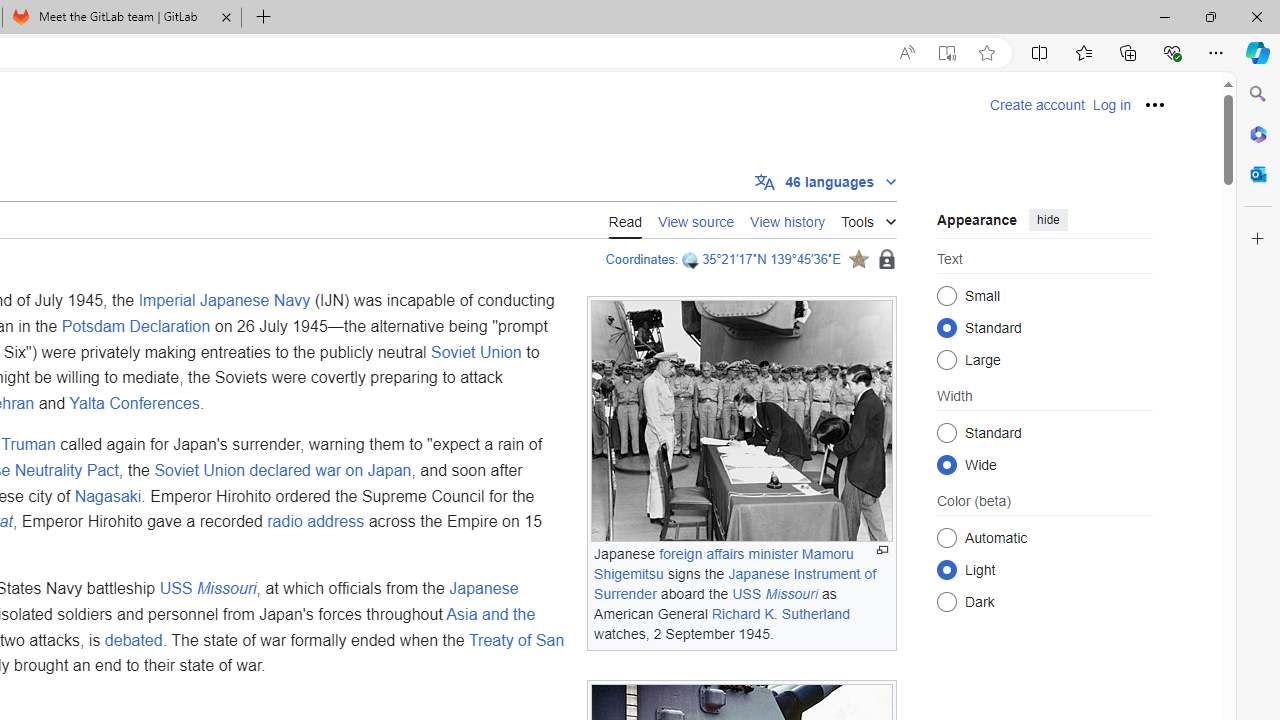 Image resolution: width=1280 pixels, height=720 pixels. I want to click on 'Large', so click(946, 358).